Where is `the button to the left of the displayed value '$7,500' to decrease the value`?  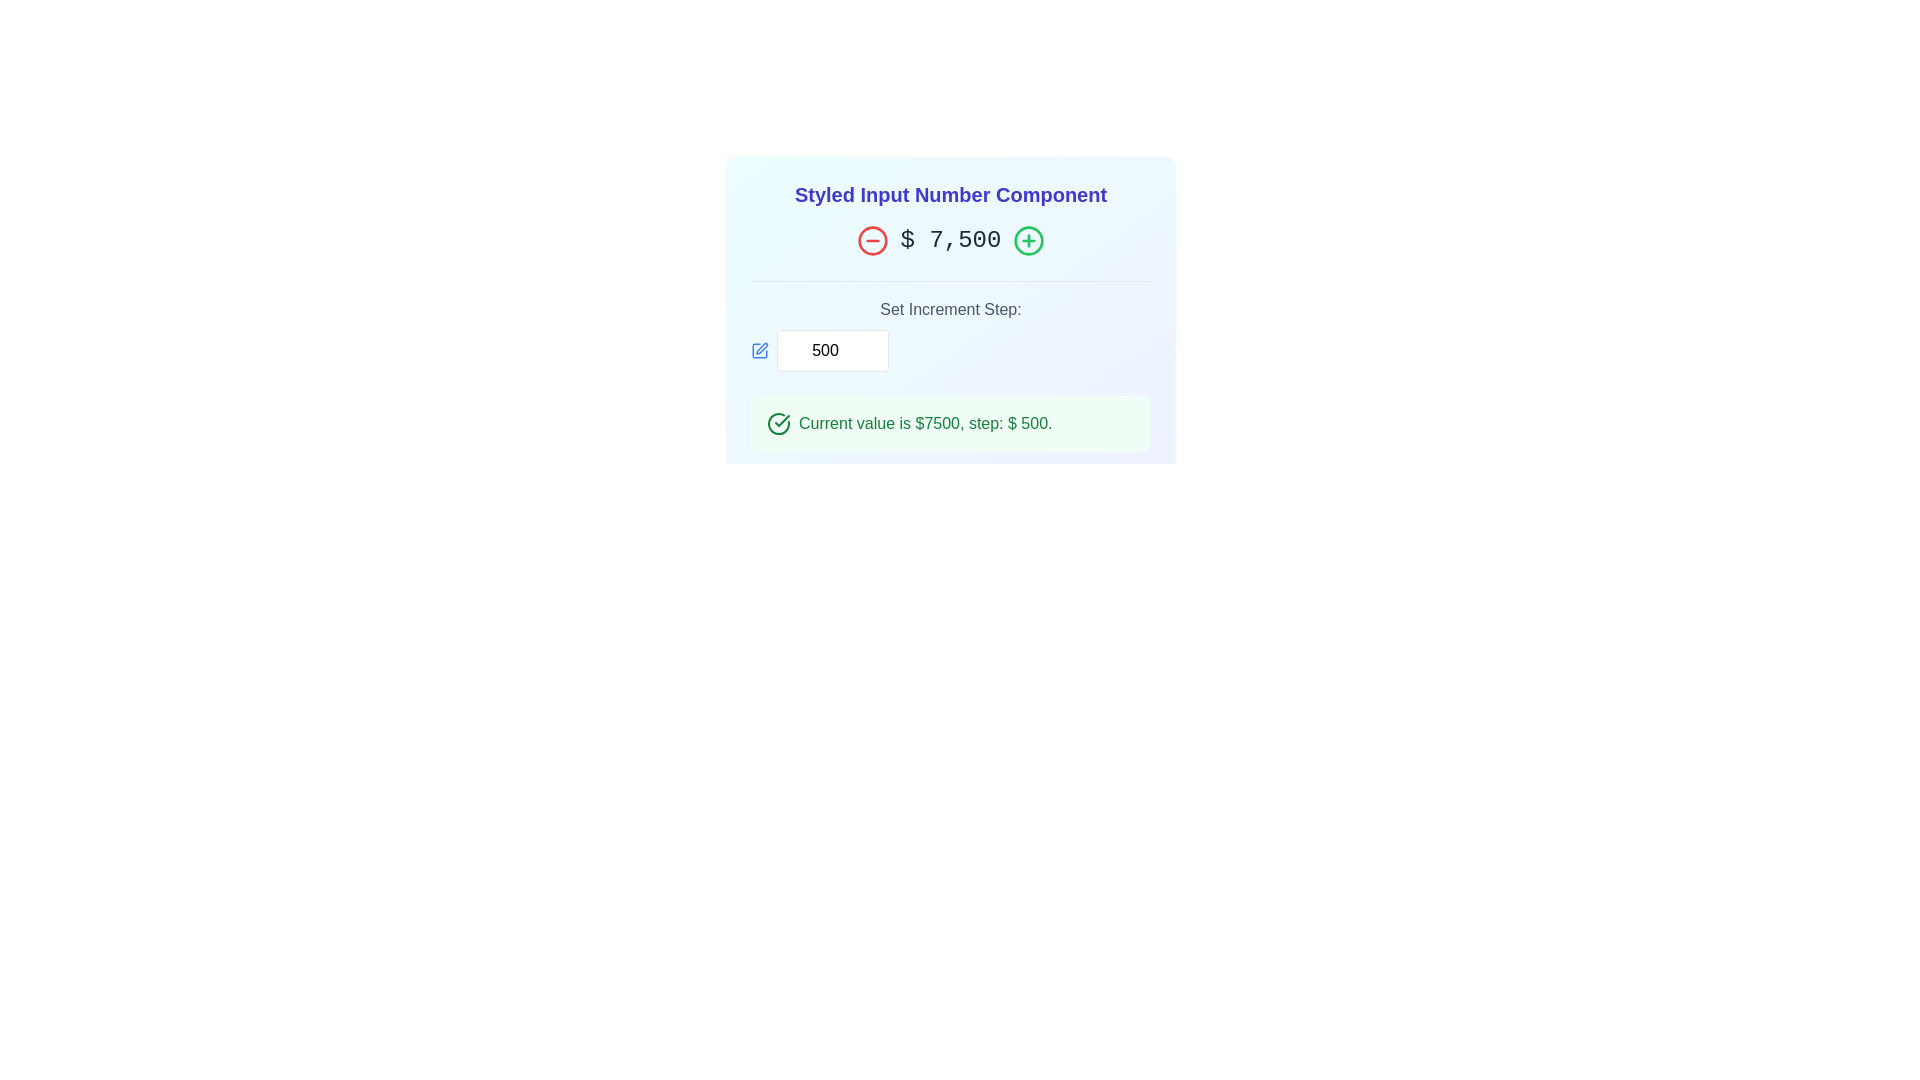
the button to the left of the displayed value '$7,500' to decrease the value is located at coordinates (872, 239).